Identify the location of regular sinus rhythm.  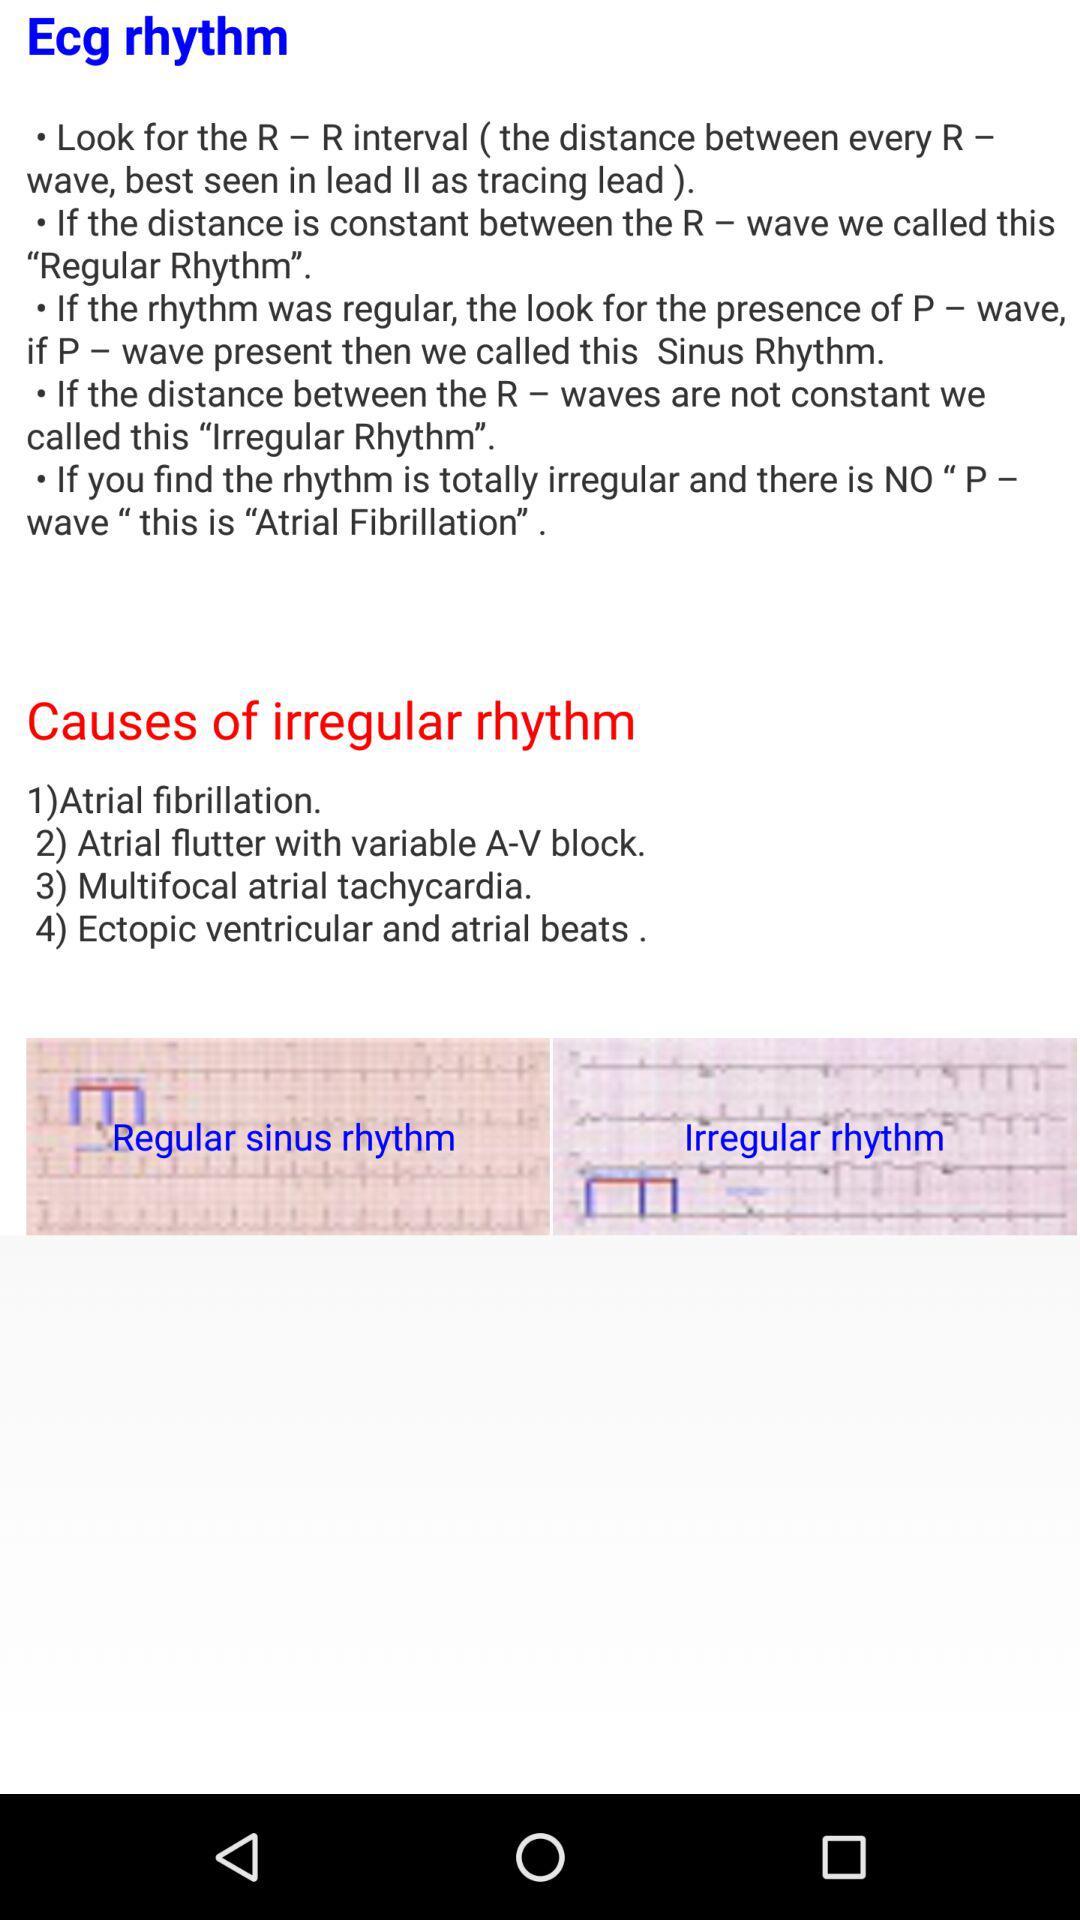
(288, 1136).